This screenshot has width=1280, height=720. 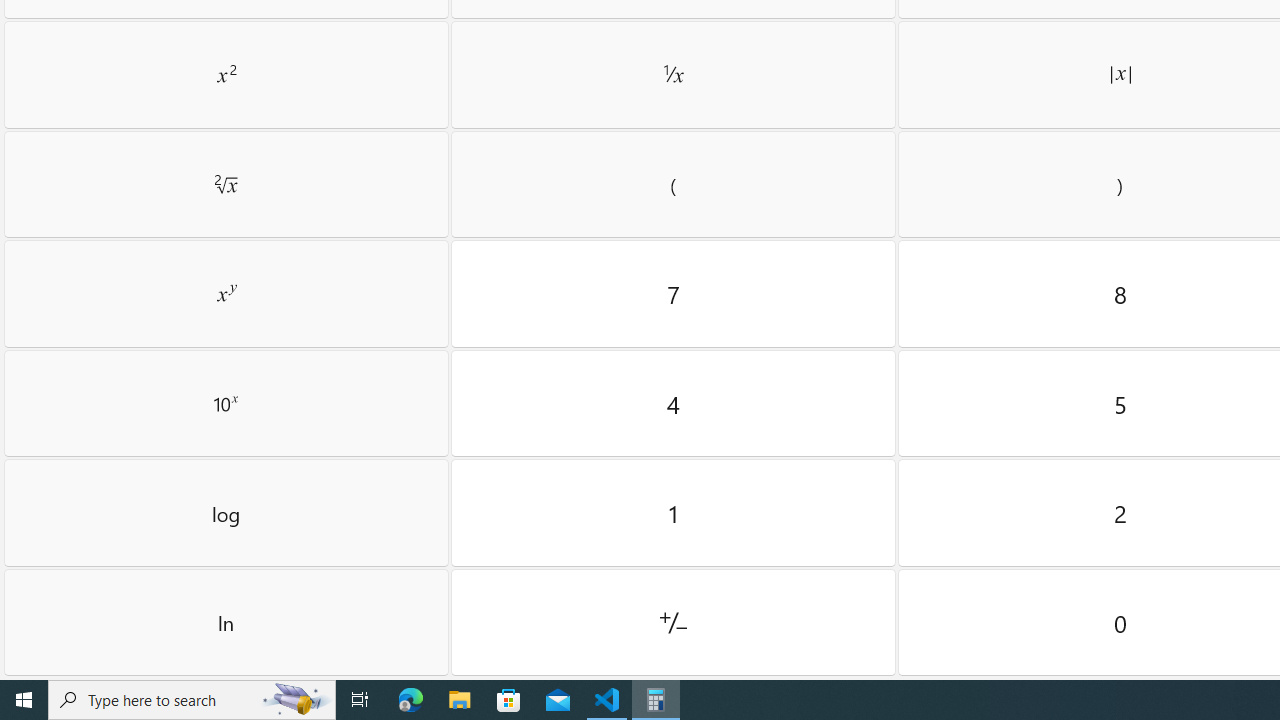 I want to click on 'Square root', so click(x=226, y=184).